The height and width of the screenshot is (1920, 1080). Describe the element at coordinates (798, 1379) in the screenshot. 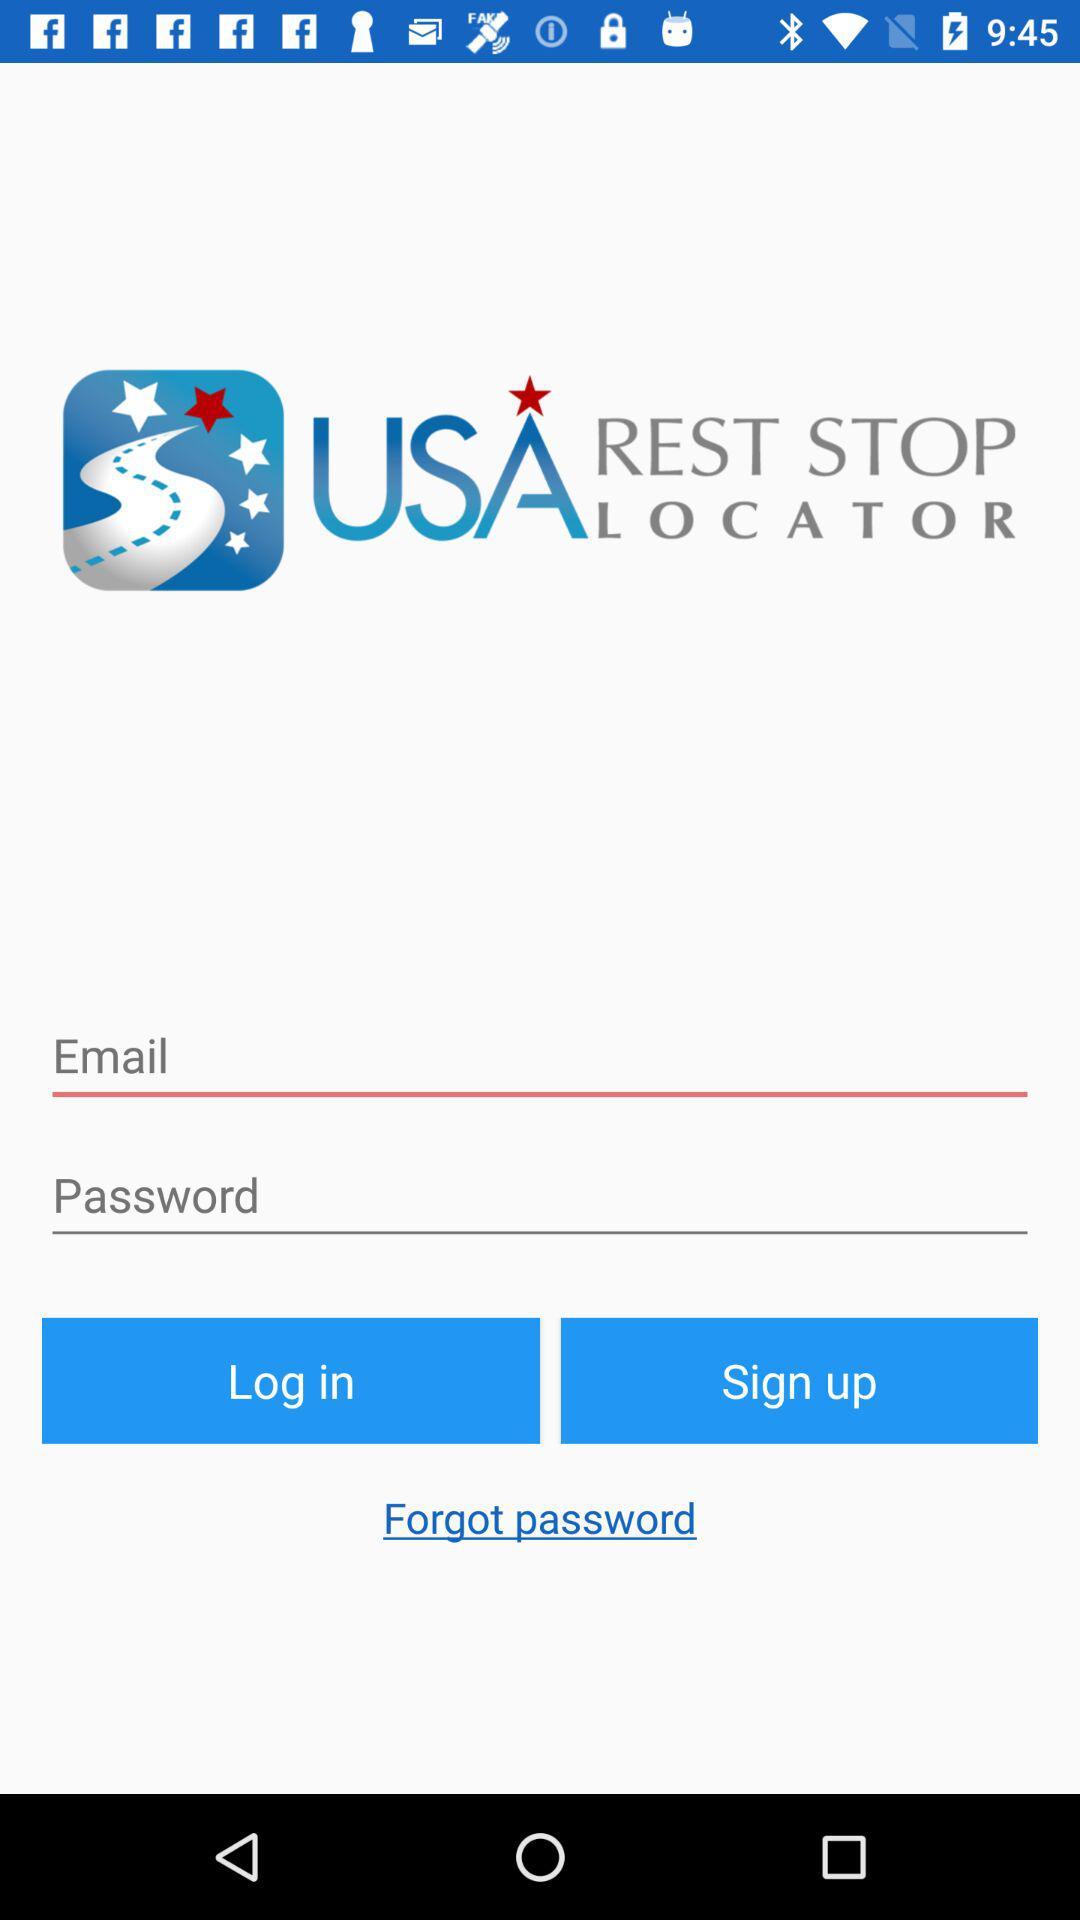

I see `item above forgot password` at that location.